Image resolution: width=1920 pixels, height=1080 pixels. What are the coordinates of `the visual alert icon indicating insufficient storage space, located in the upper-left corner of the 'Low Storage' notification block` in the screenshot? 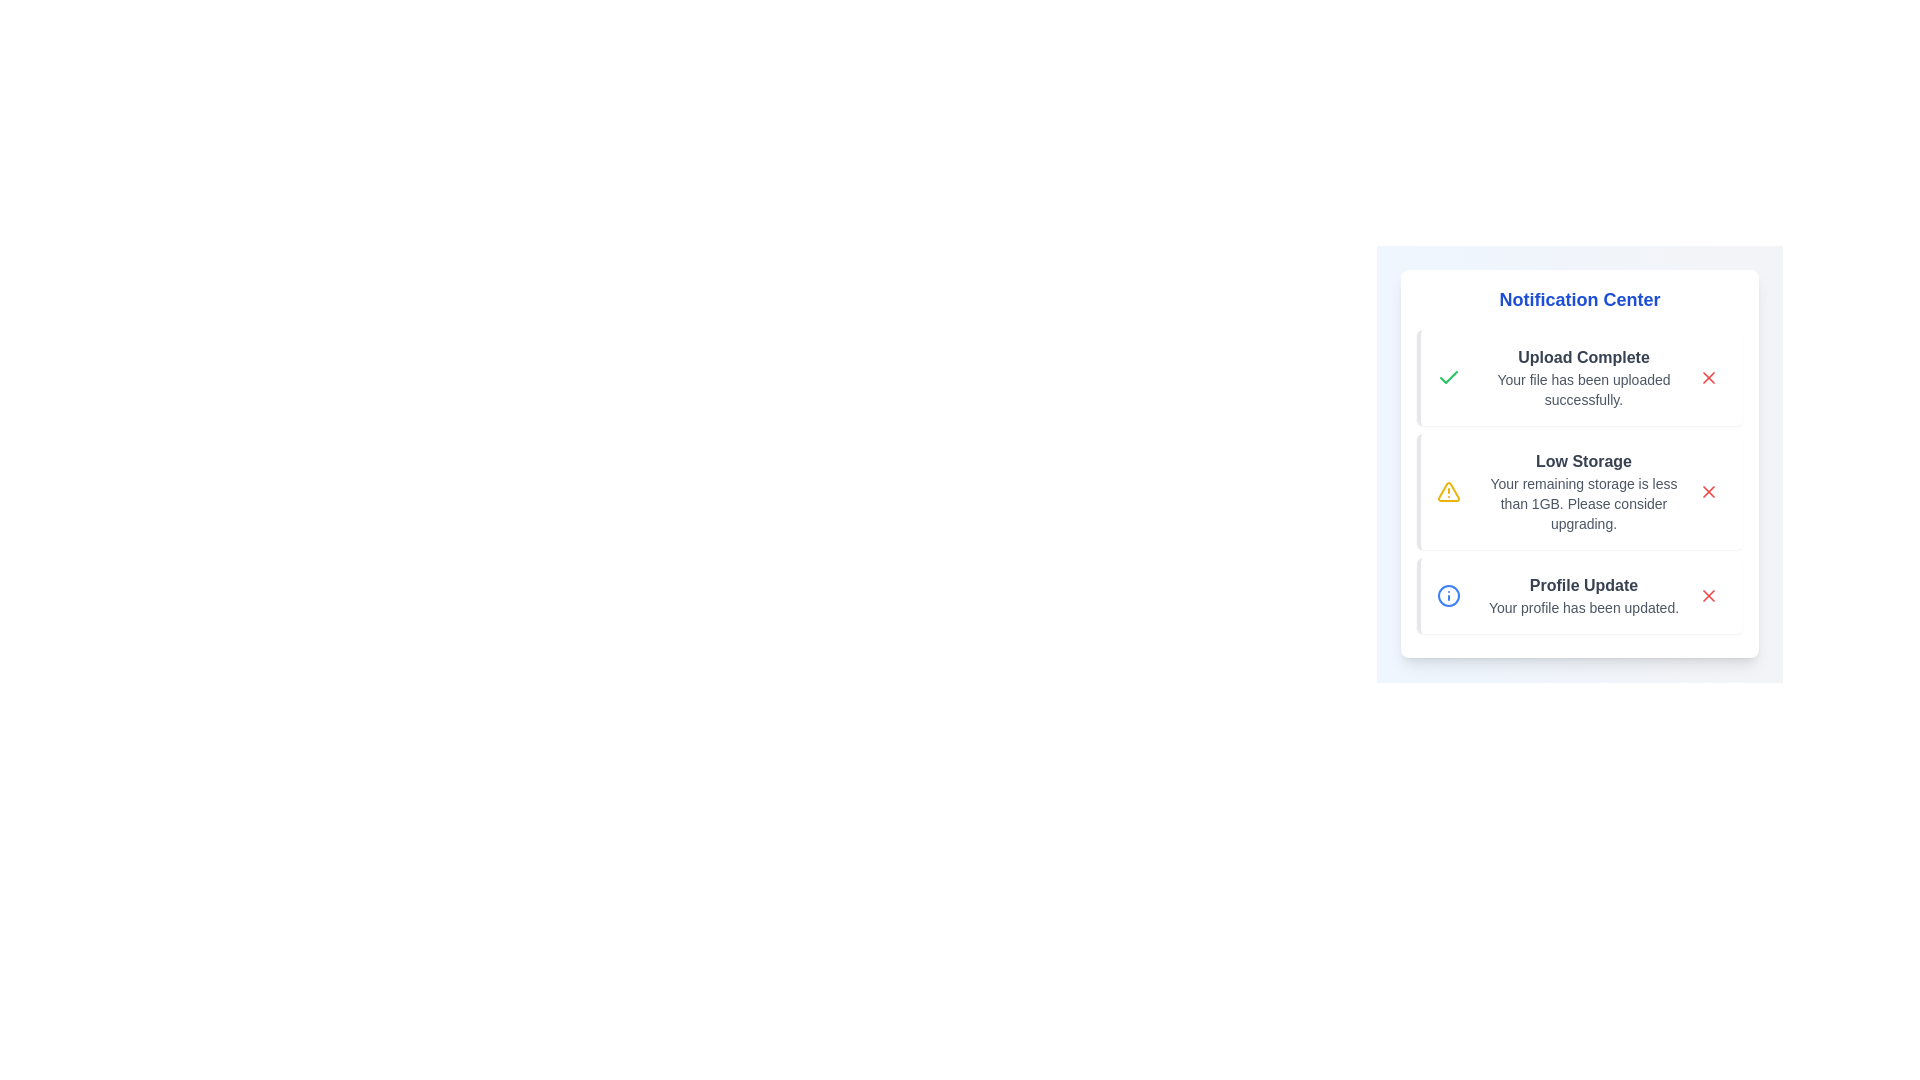 It's located at (1449, 492).